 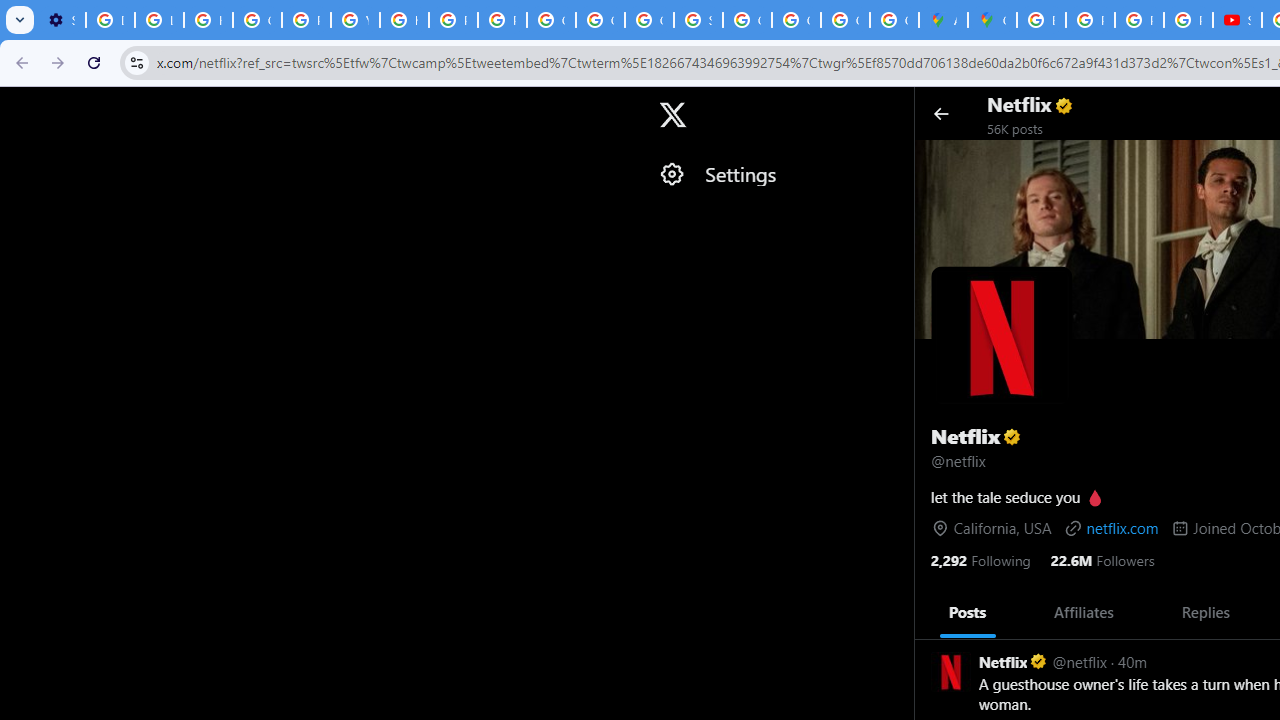 What do you see at coordinates (992, 20) in the screenshot?
I see `'Google Maps'` at bounding box center [992, 20].